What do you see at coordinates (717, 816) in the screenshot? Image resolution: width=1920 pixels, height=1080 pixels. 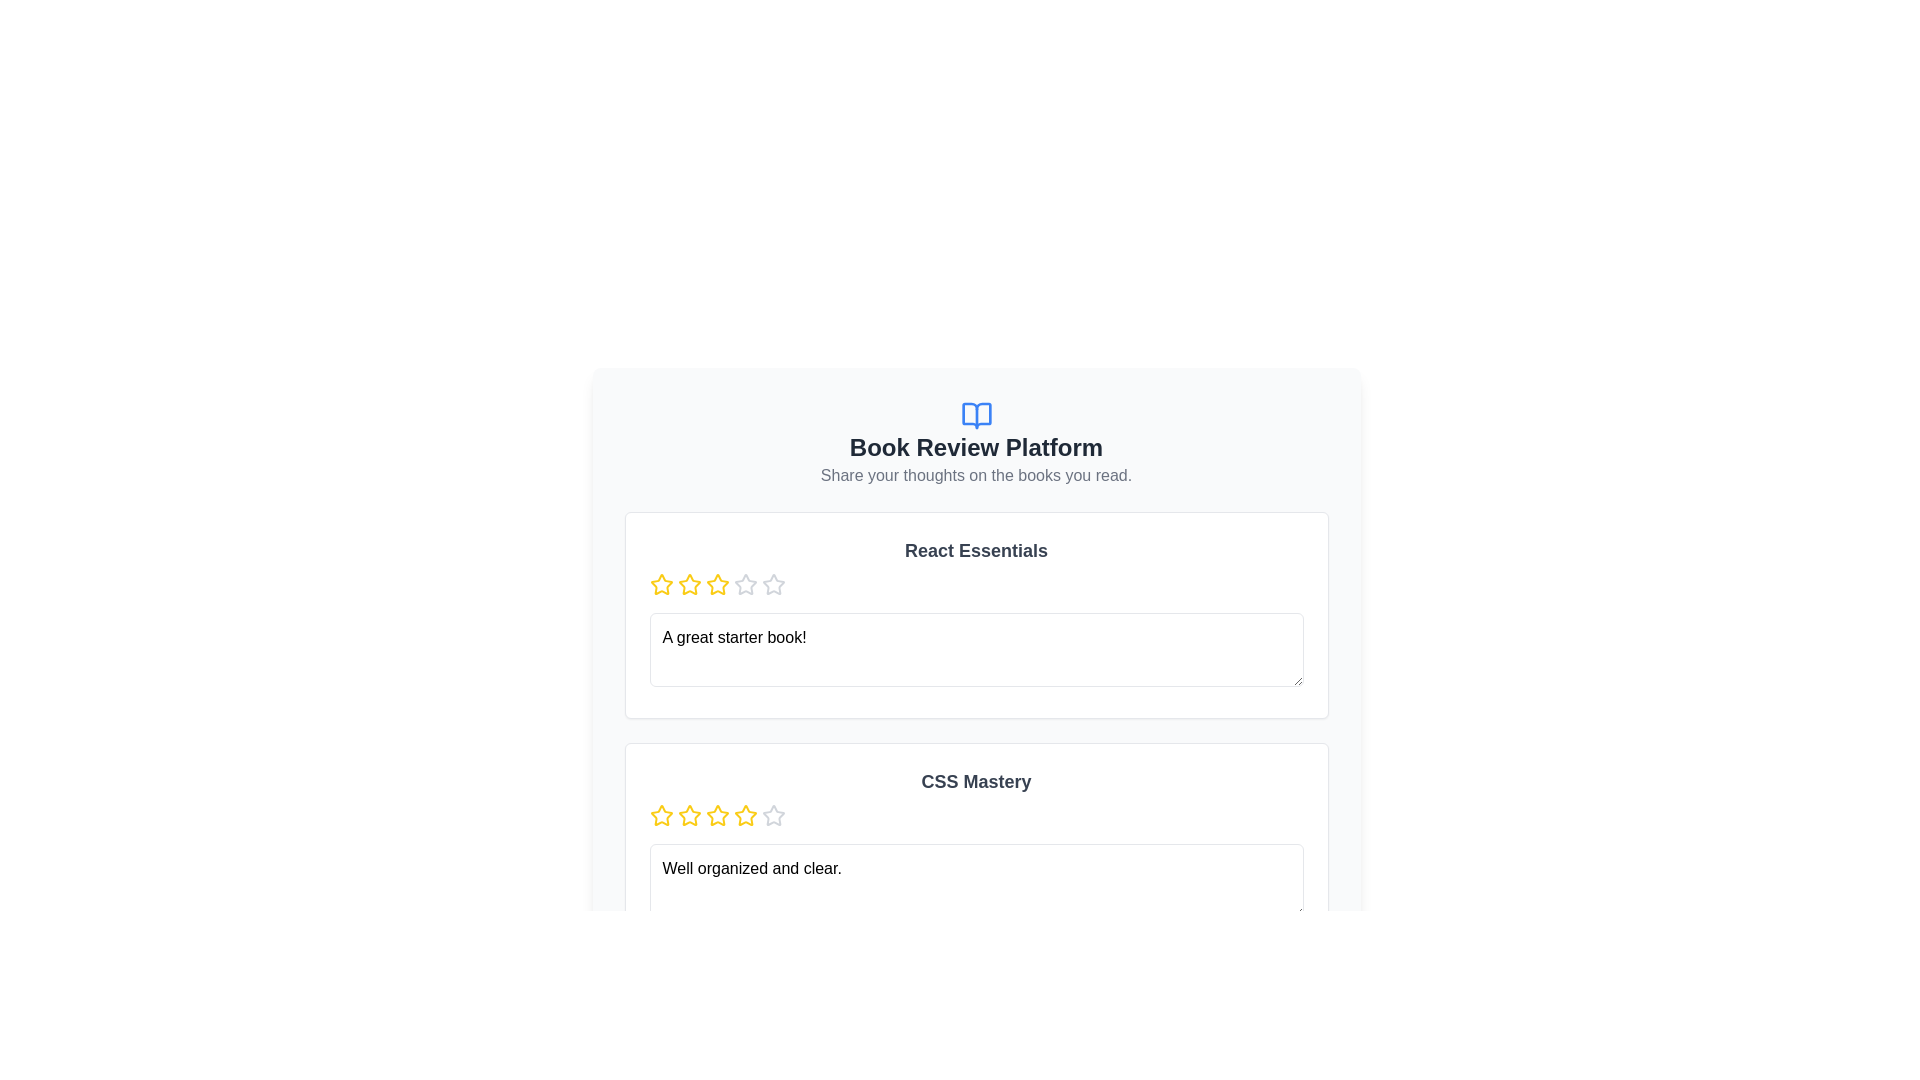 I see `the third yellow star in the rating system for the 'CSS Mastery' book review section to rate it` at bounding box center [717, 816].